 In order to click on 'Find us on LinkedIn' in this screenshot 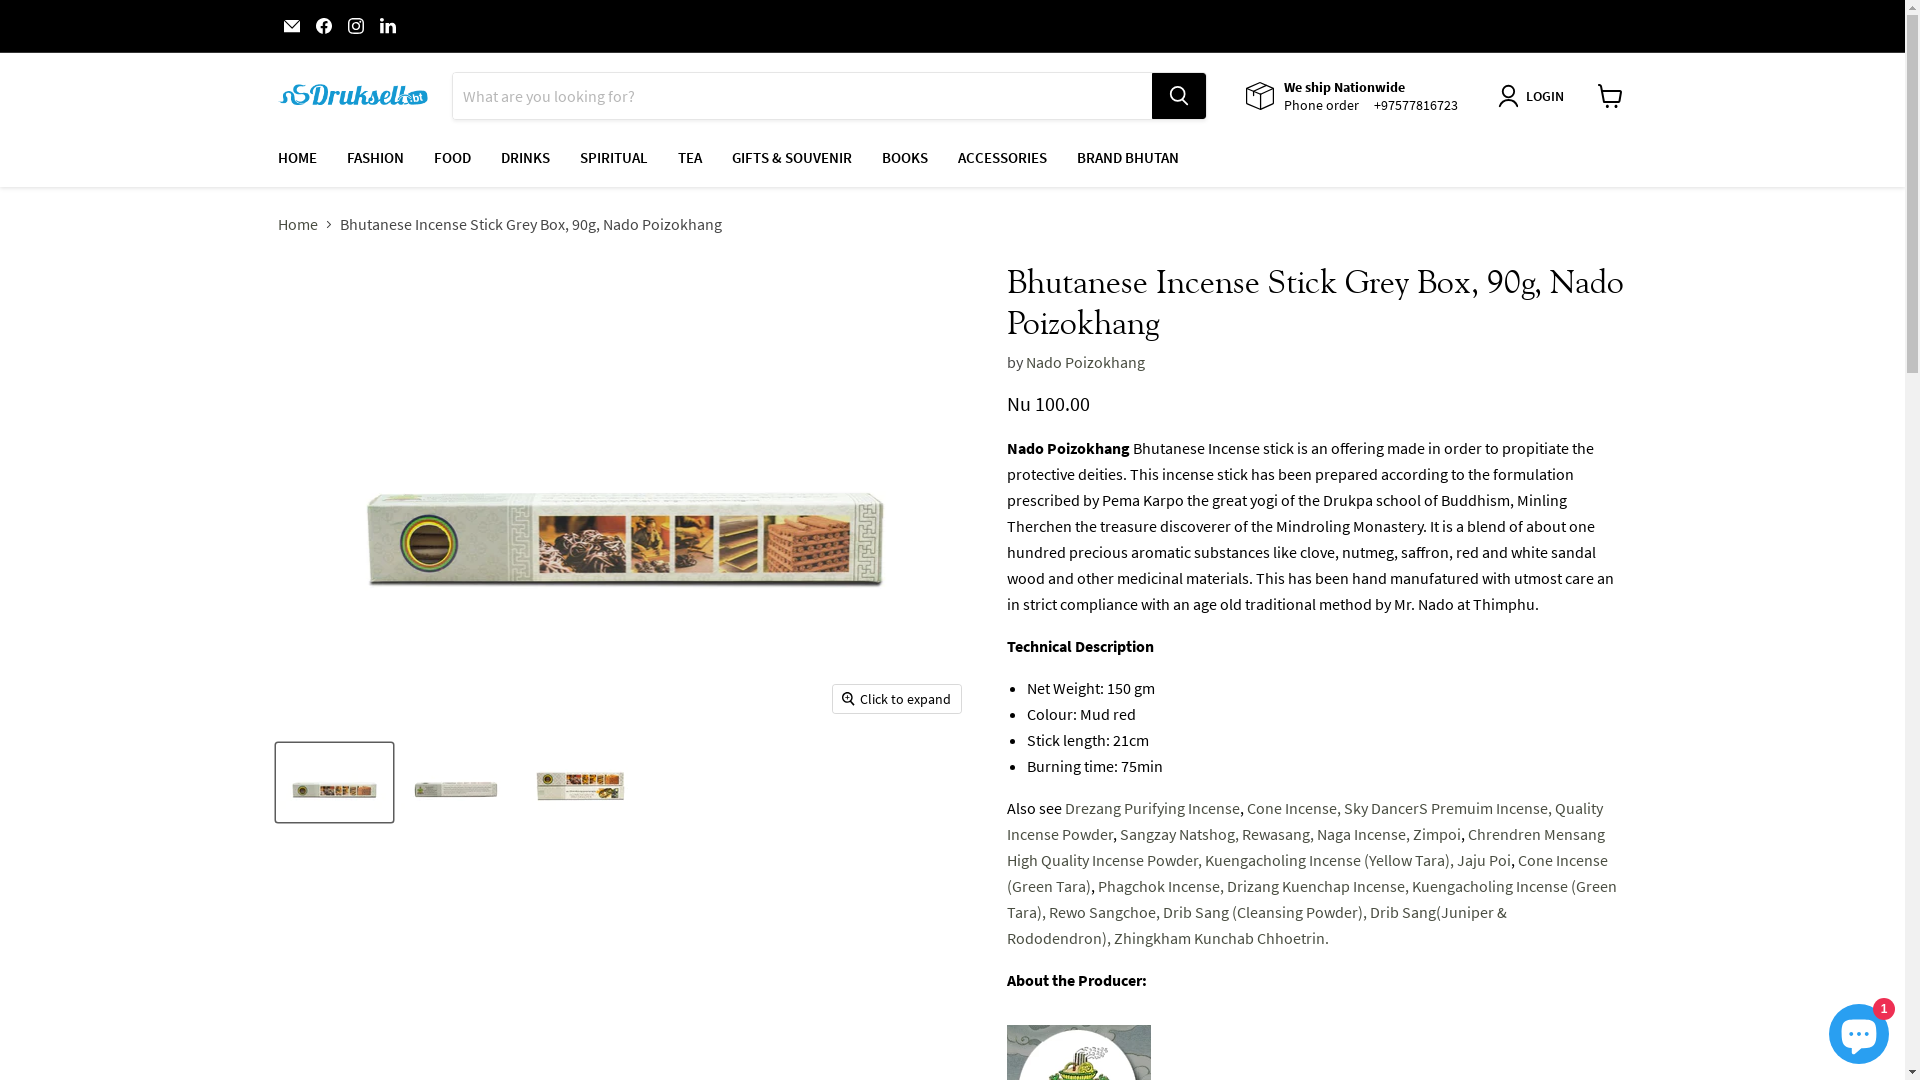, I will do `click(374, 26)`.